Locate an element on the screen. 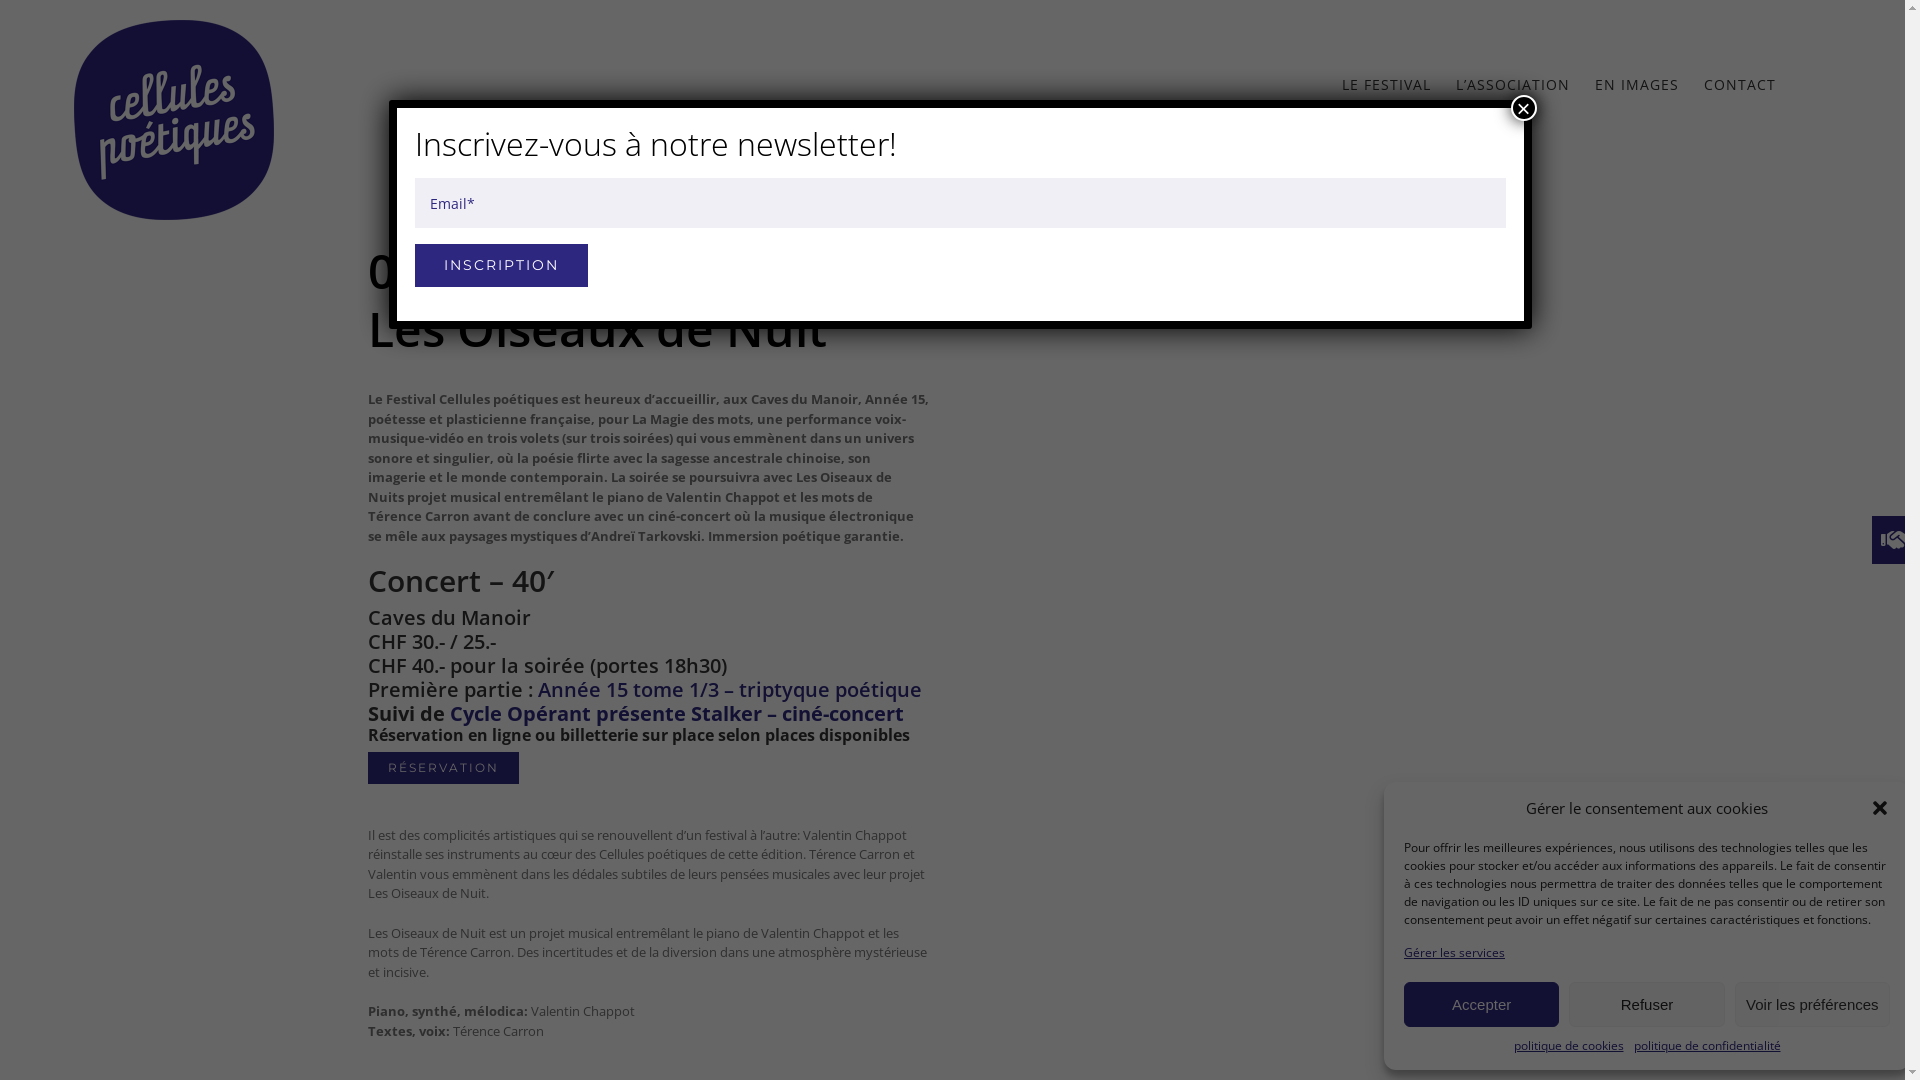 The image size is (1920, 1080). 'Refuser' is located at coordinates (1568, 1004).